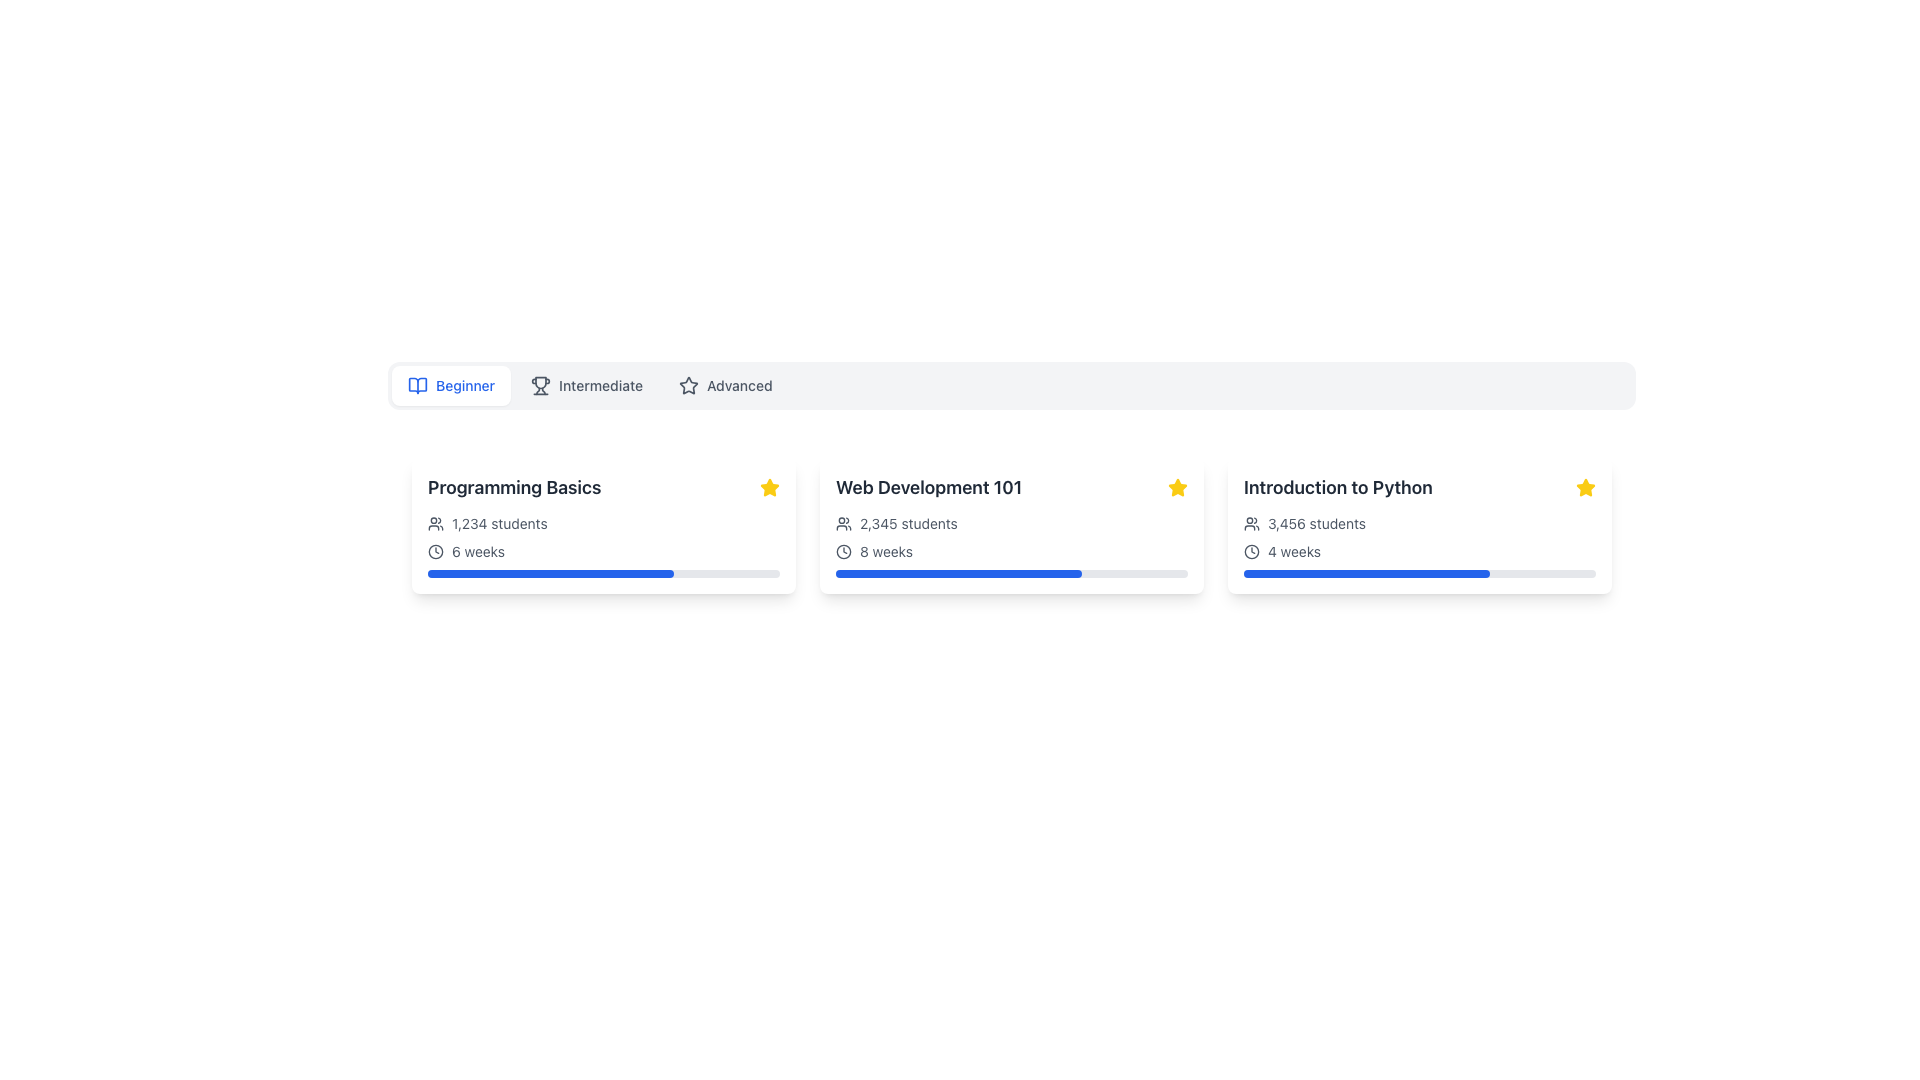 This screenshot has height=1080, width=1920. Describe the element at coordinates (1584, 488) in the screenshot. I see `the yellow filled star icon located in the upper-right corner of the 'Introduction to Python' card, which serves as a rating or favorite indicator` at that location.